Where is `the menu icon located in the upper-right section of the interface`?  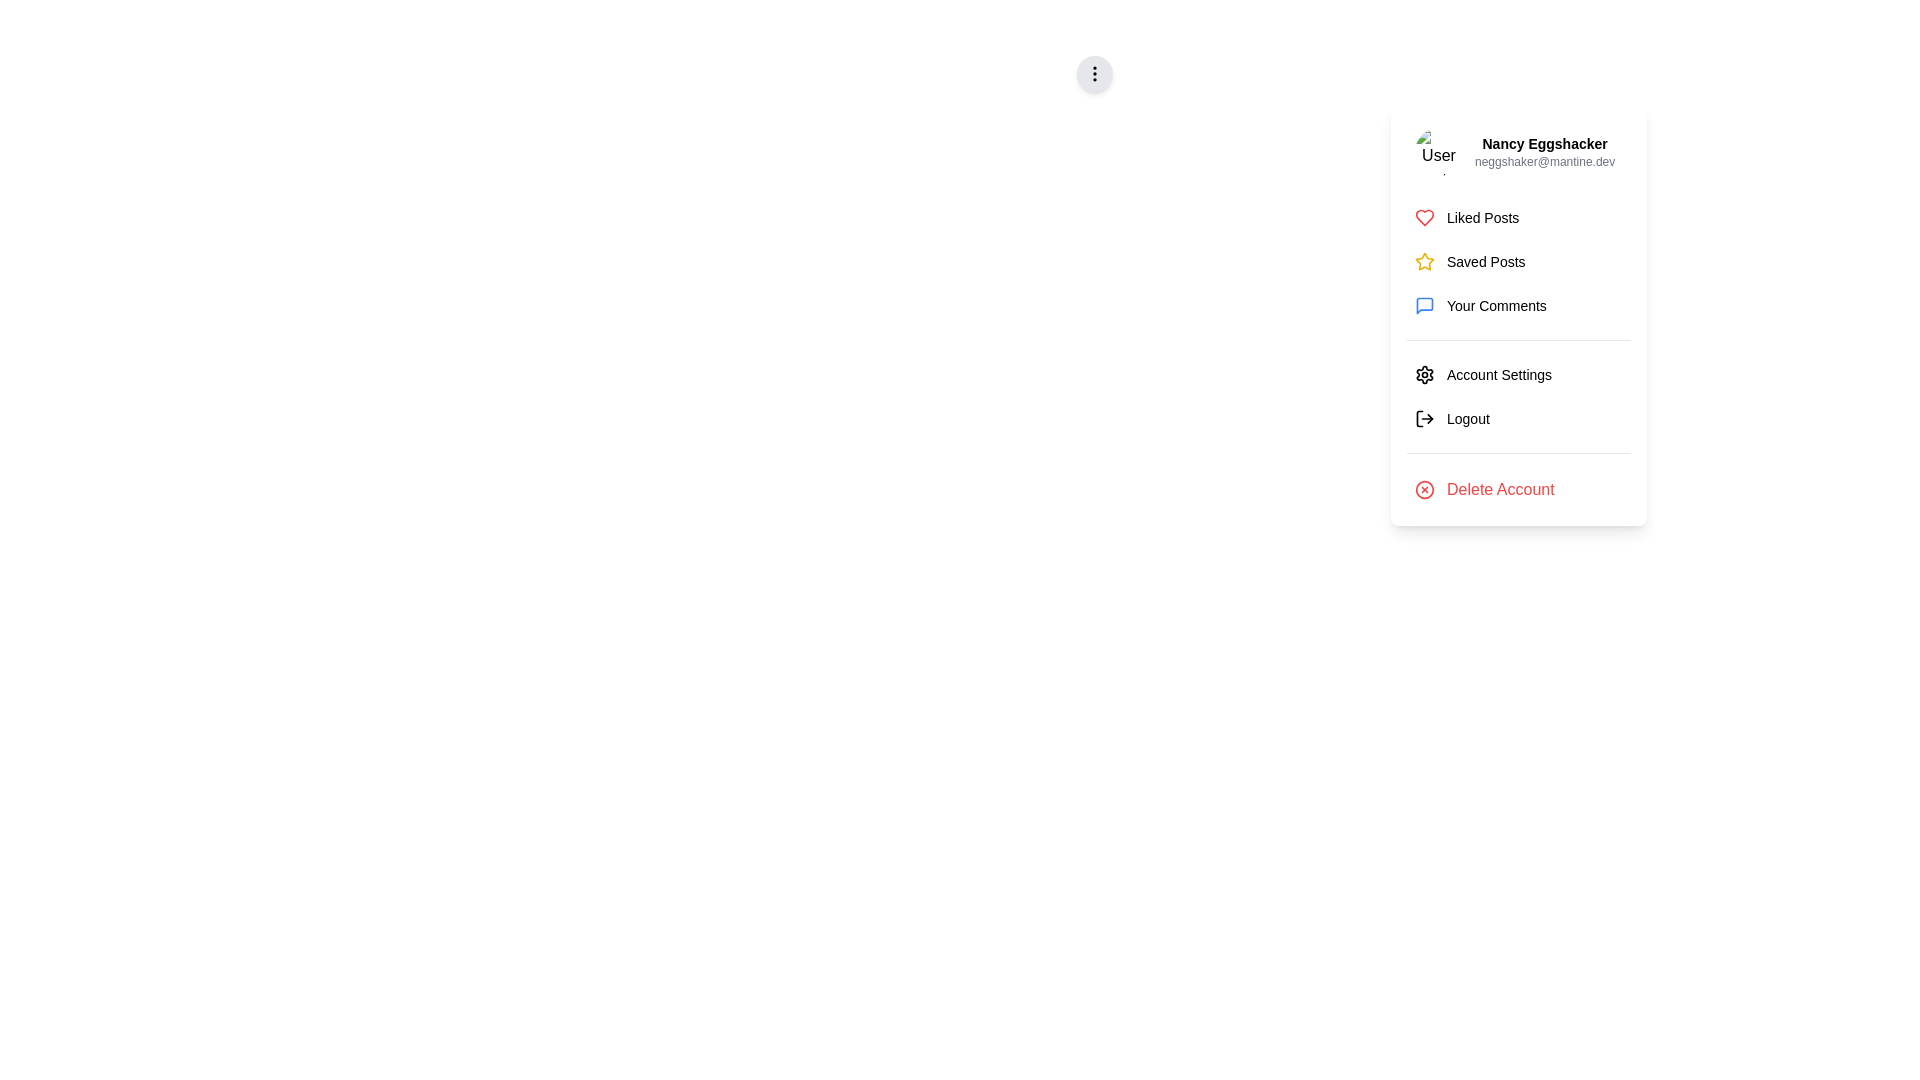 the menu icon located in the upper-right section of the interface is located at coordinates (1093, 72).